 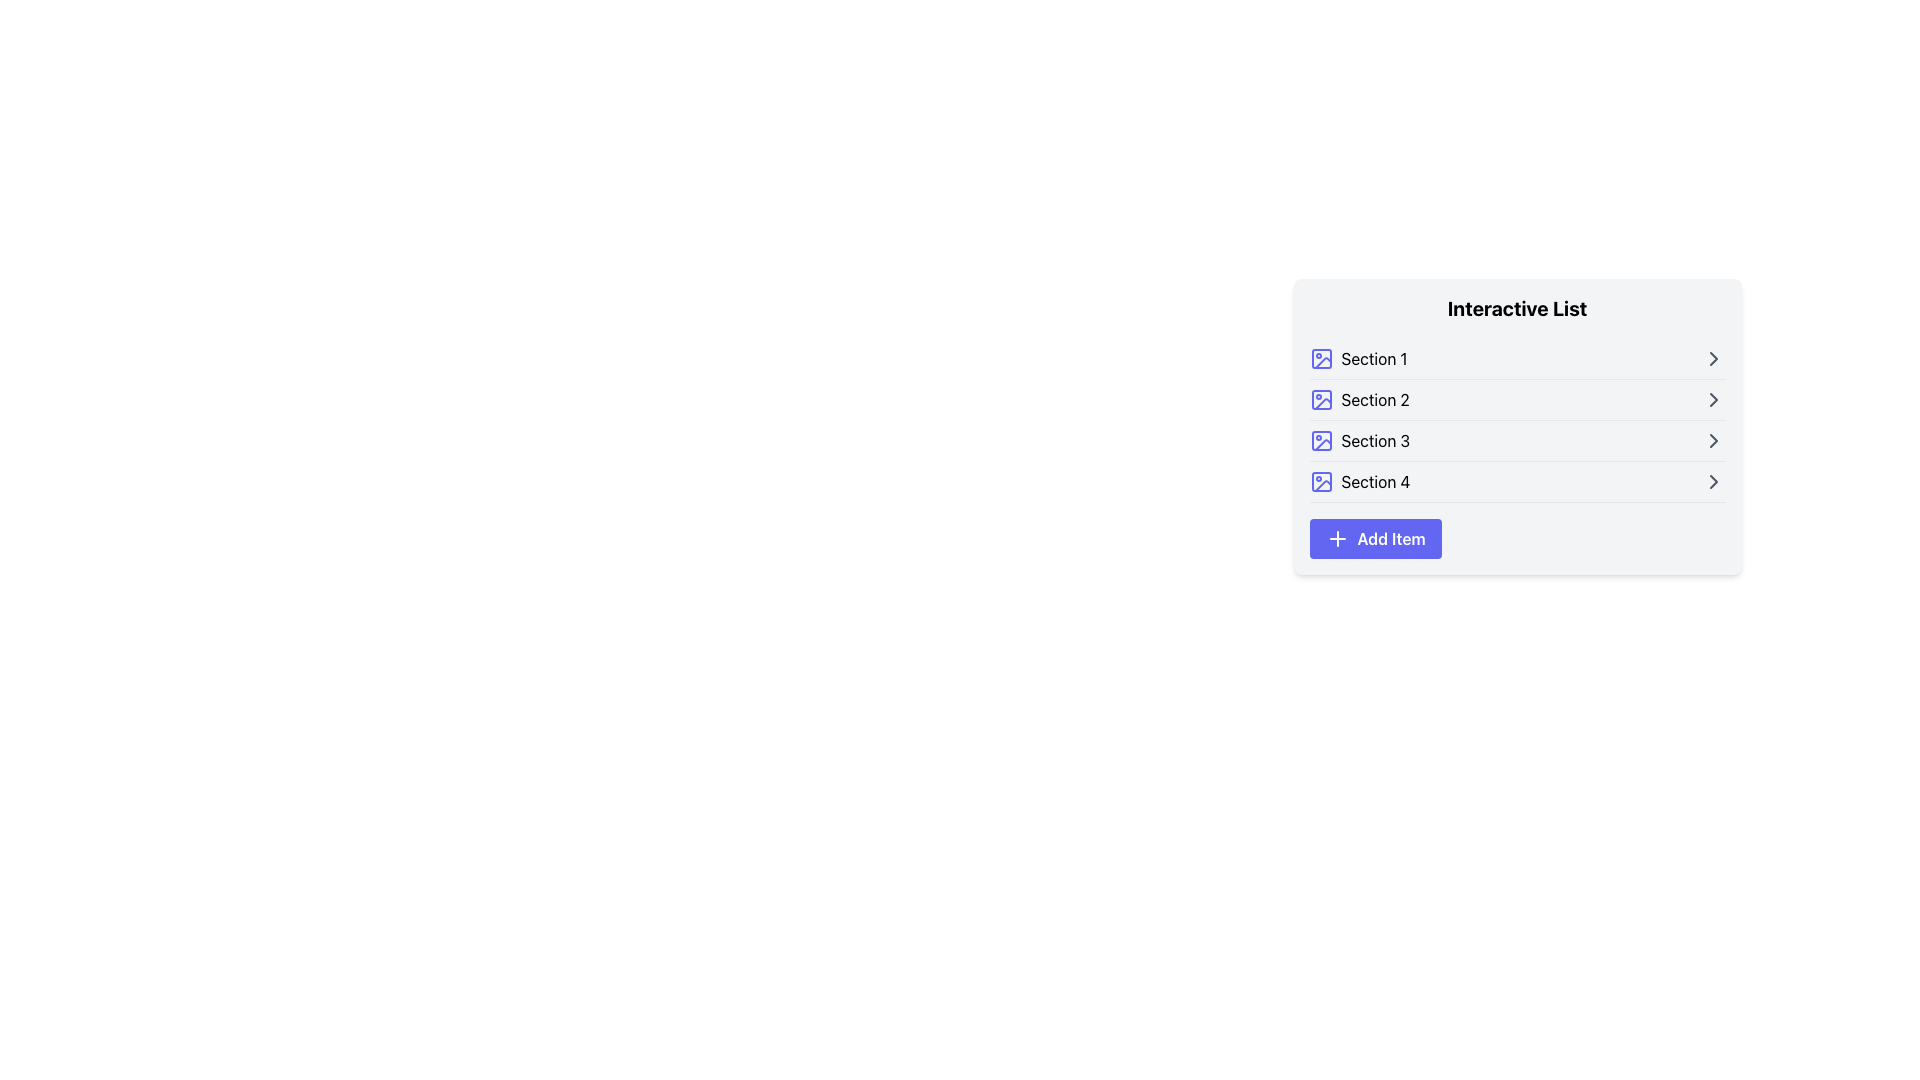 I want to click on the third list item in the vertical navigation that leads to 'Section 3', so click(x=1517, y=440).